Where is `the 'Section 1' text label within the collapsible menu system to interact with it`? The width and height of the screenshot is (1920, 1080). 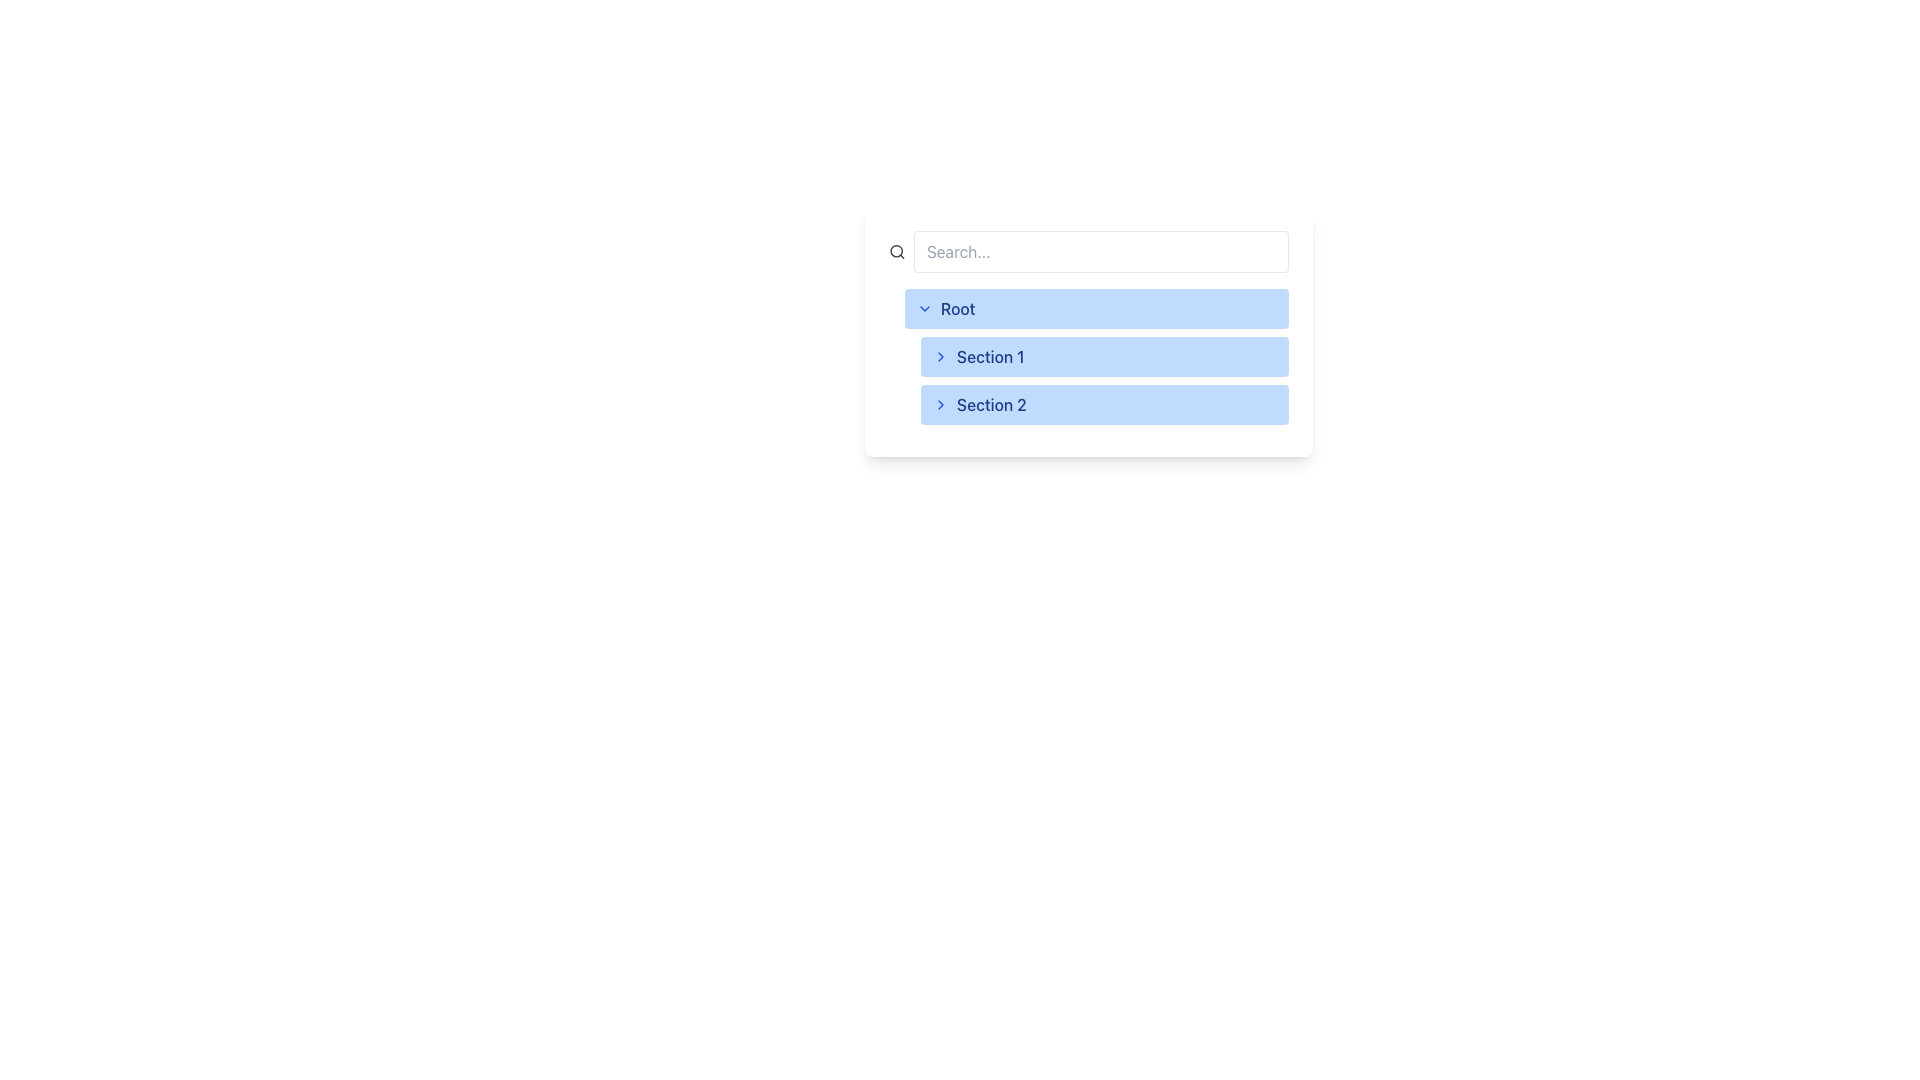 the 'Section 1' text label within the collapsible menu system to interact with it is located at coordinates (978, 356).